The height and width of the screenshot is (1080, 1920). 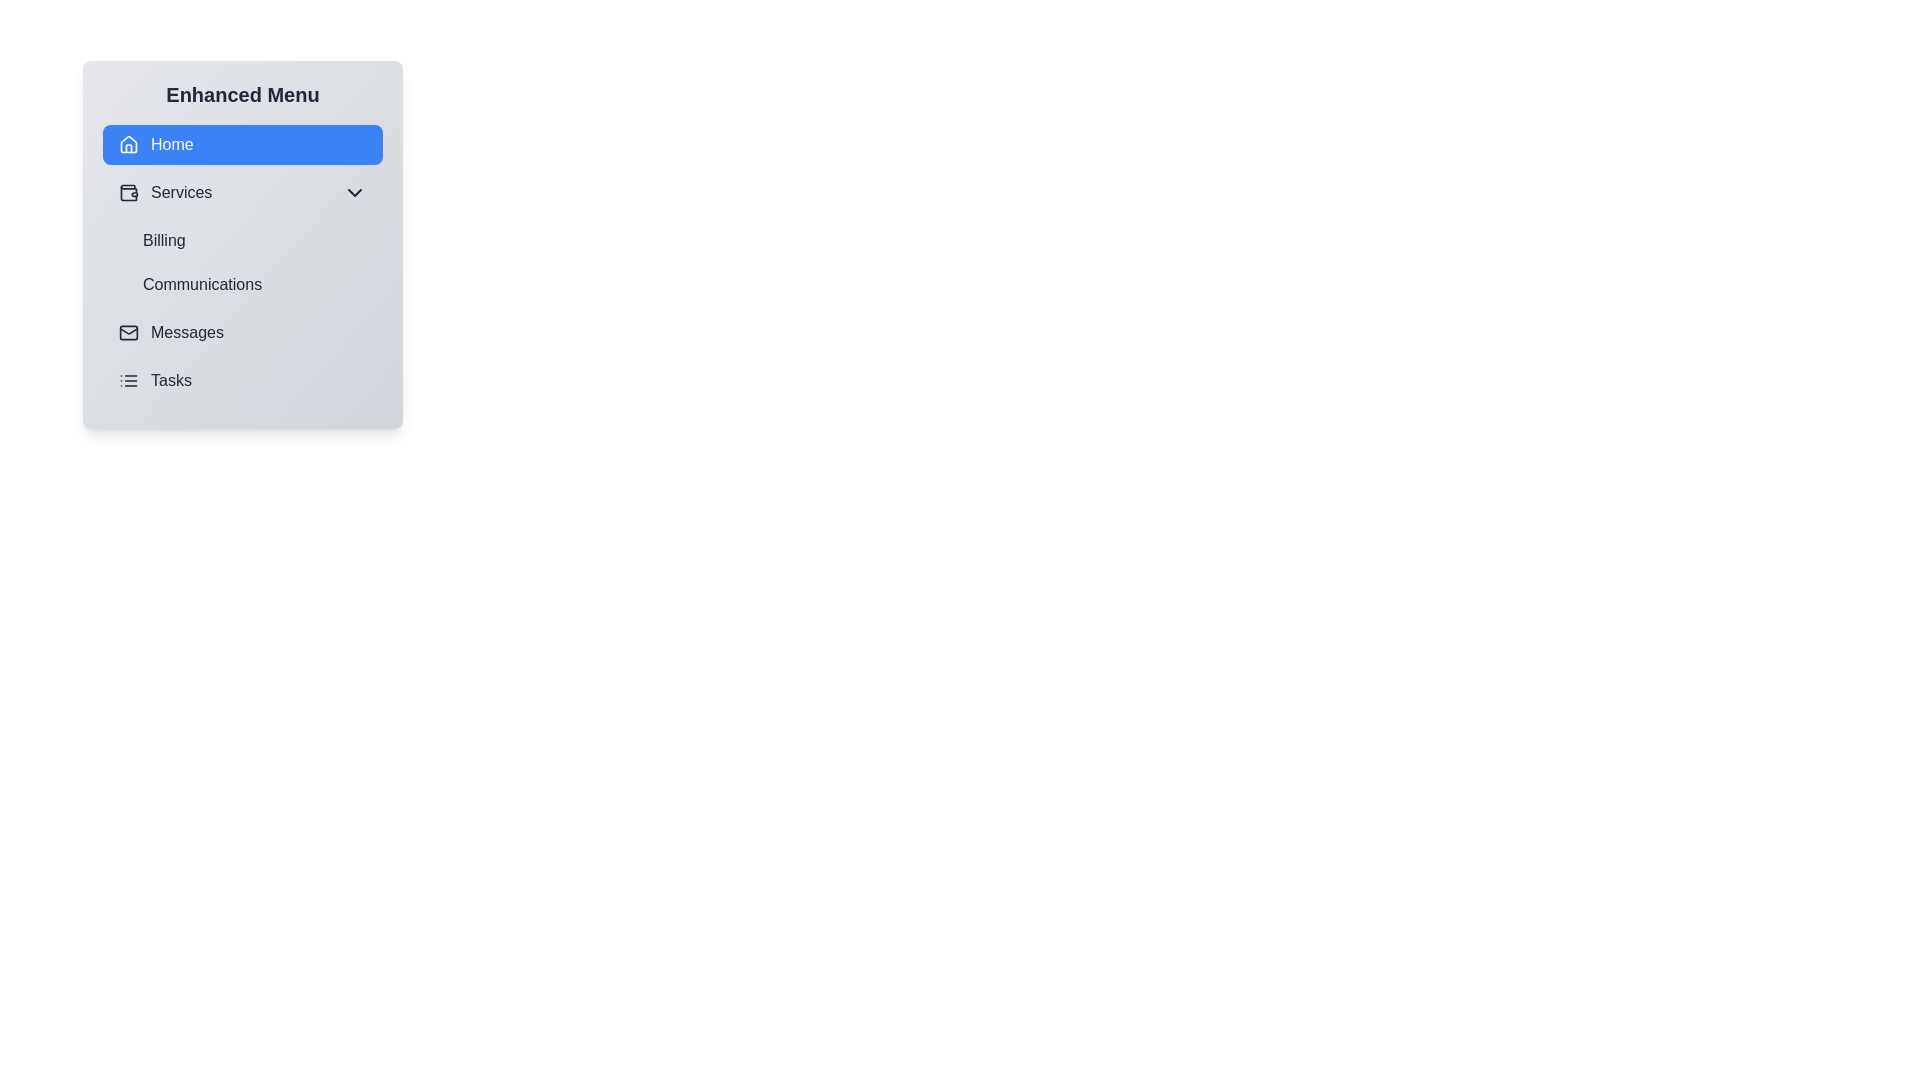 I want to click on static text header that displays 'Enhanced Menu', which is bold and positioned at the top of a light gray menu box, so click(x=242, y=95).